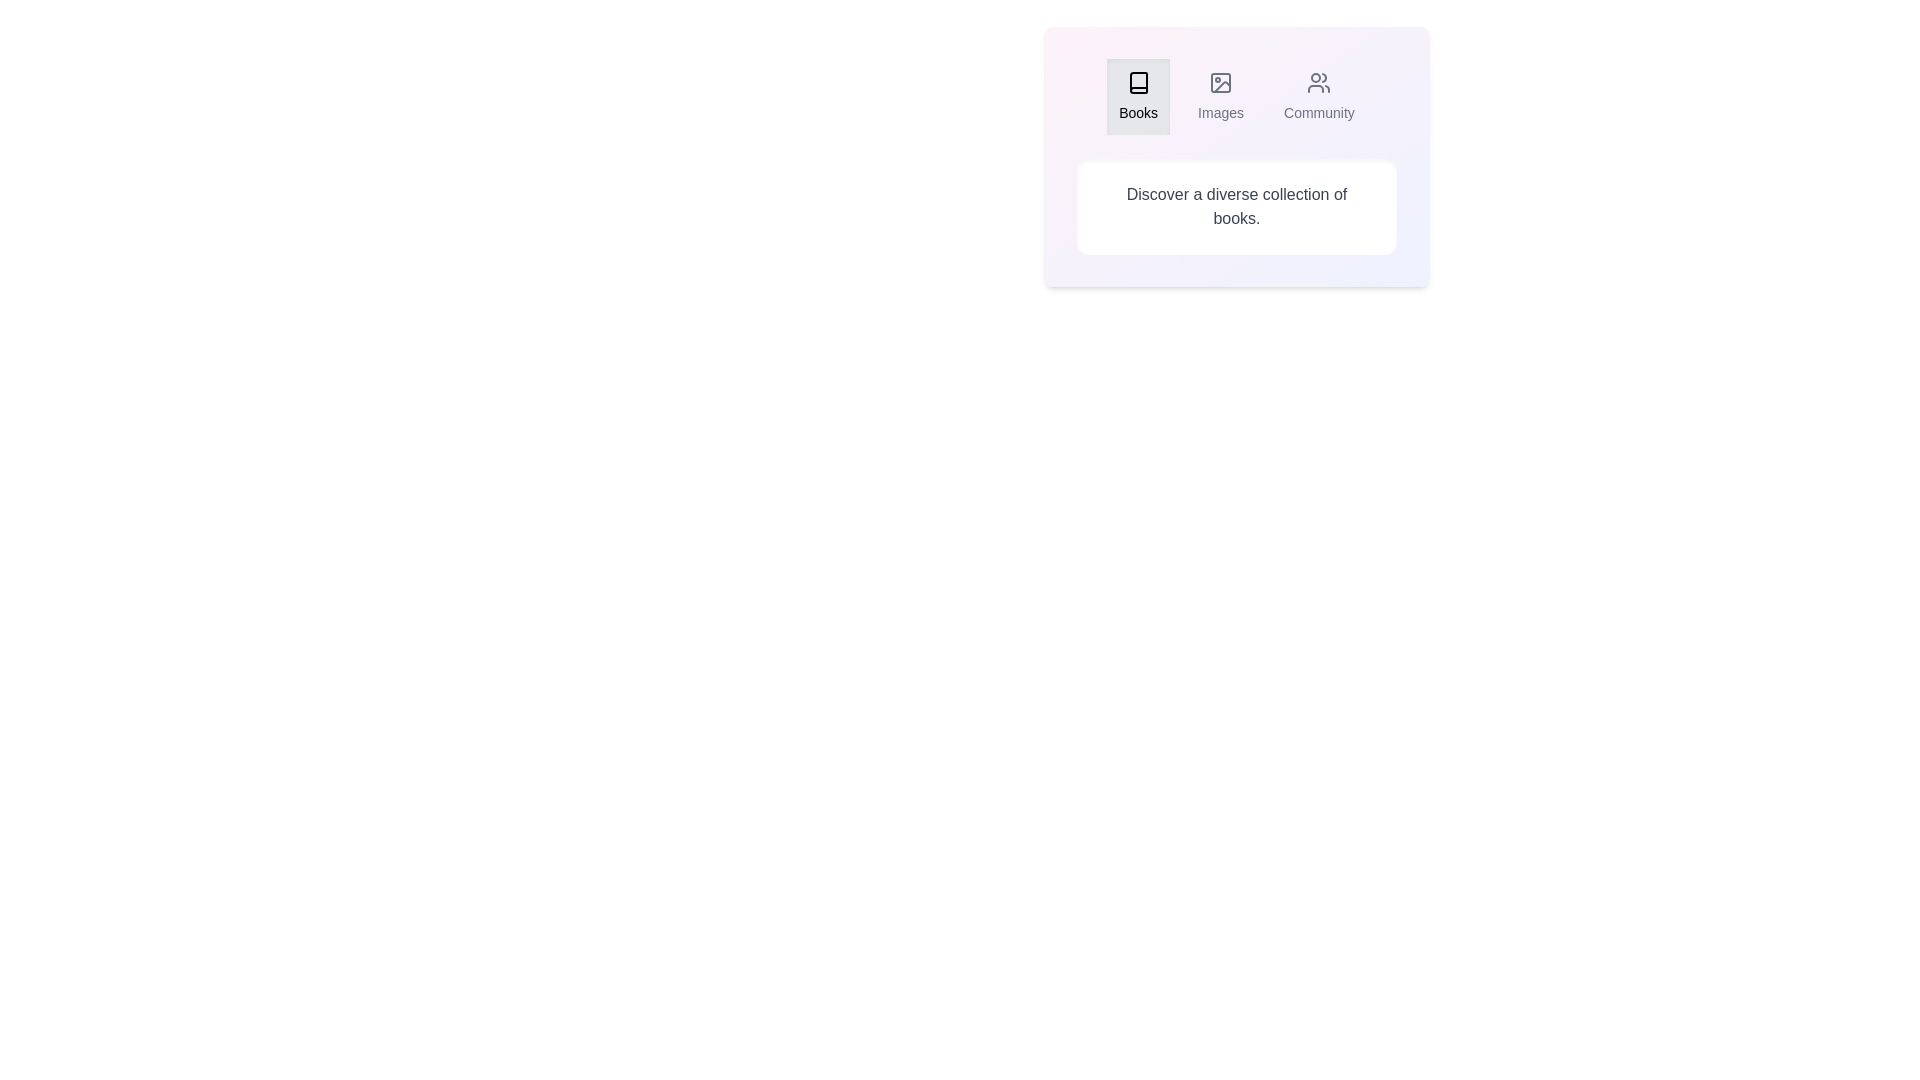  Describe the element at coordinates (1138, 96) in the screenshot. I see `the Books tab by clicking on its button` at that location.